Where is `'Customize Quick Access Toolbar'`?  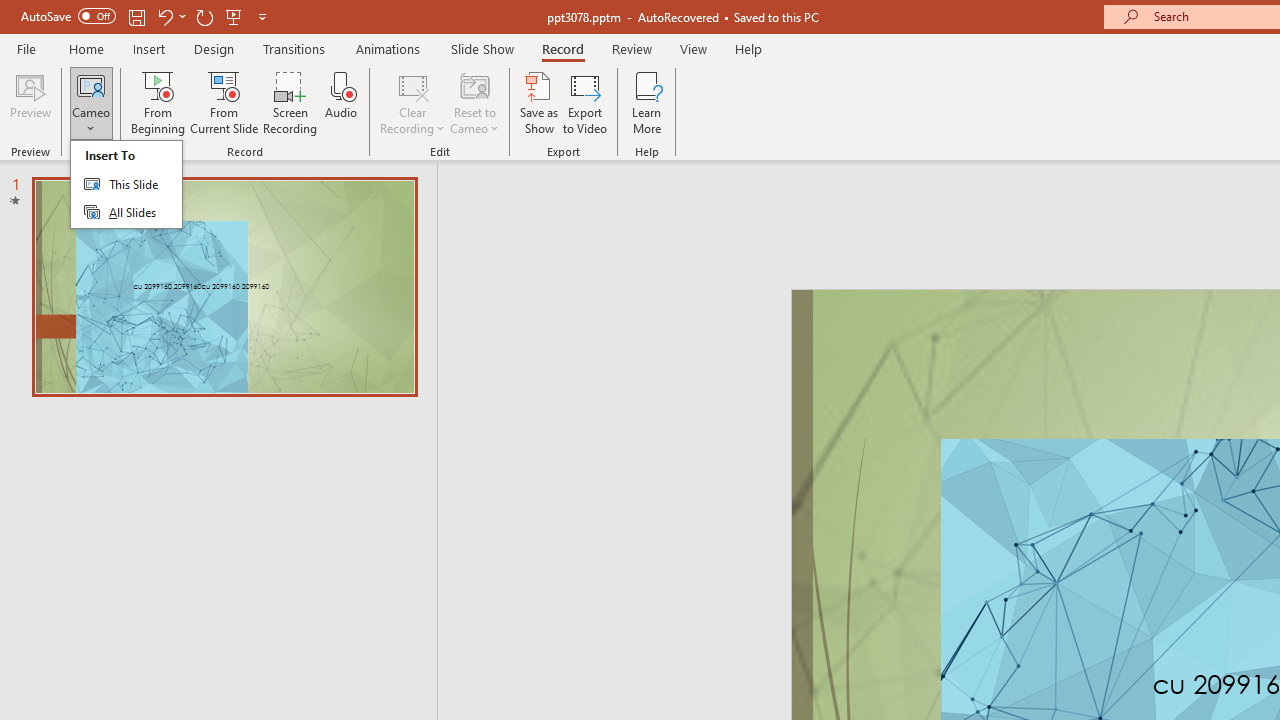 'Customize Quick Access Toolbar' is located at coordinates (262, 16).